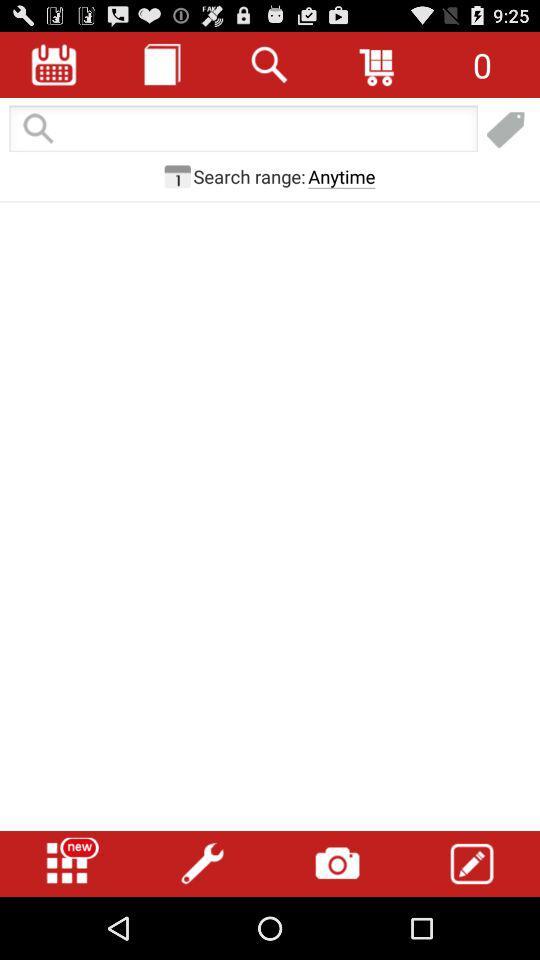 This screenshot has height=960, width=540. Describe the element at coordinates (54, 64) in the screenshot. I see `open calendar` at that location.